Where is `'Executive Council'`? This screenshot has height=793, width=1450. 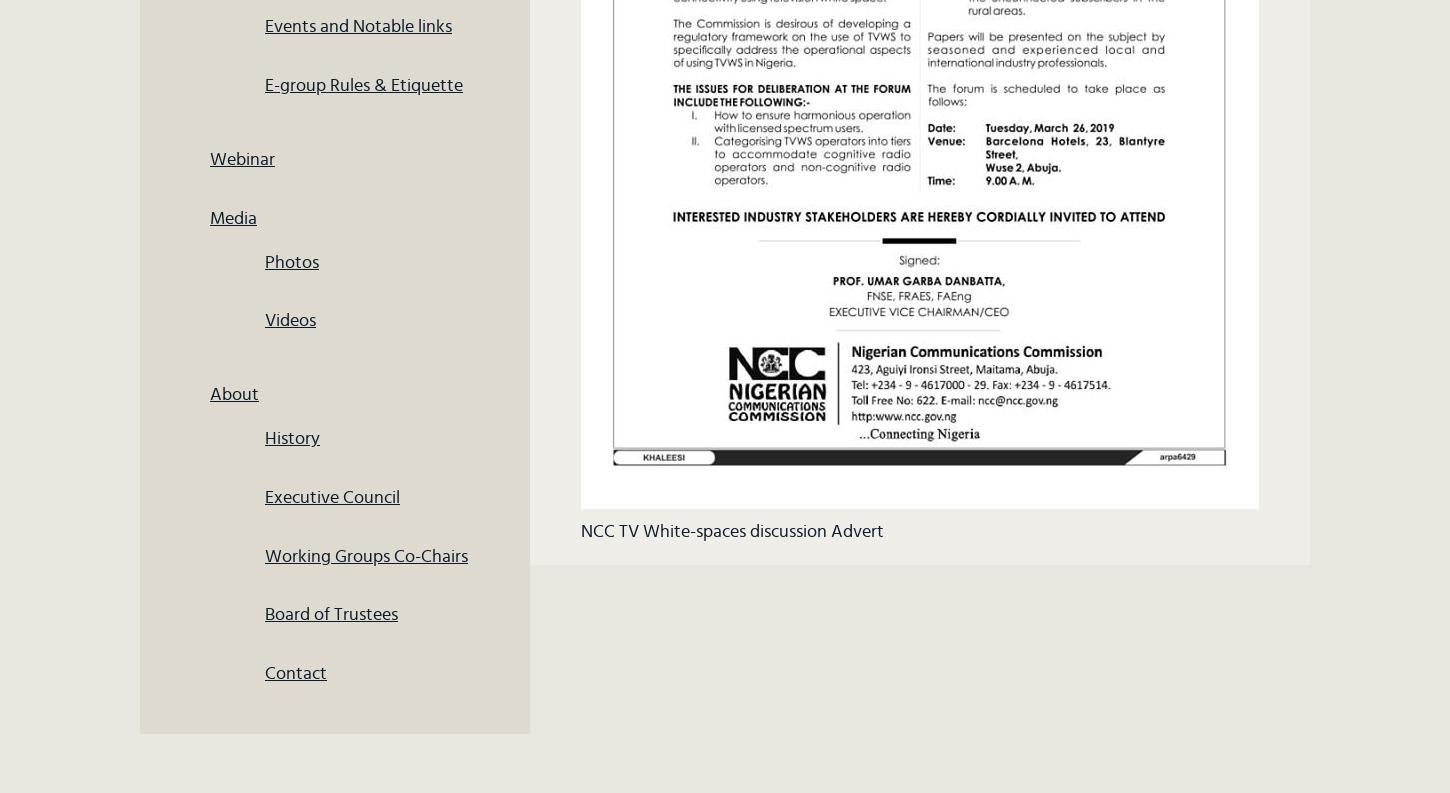 'Executive Council' is located at coordinates (332, 496).